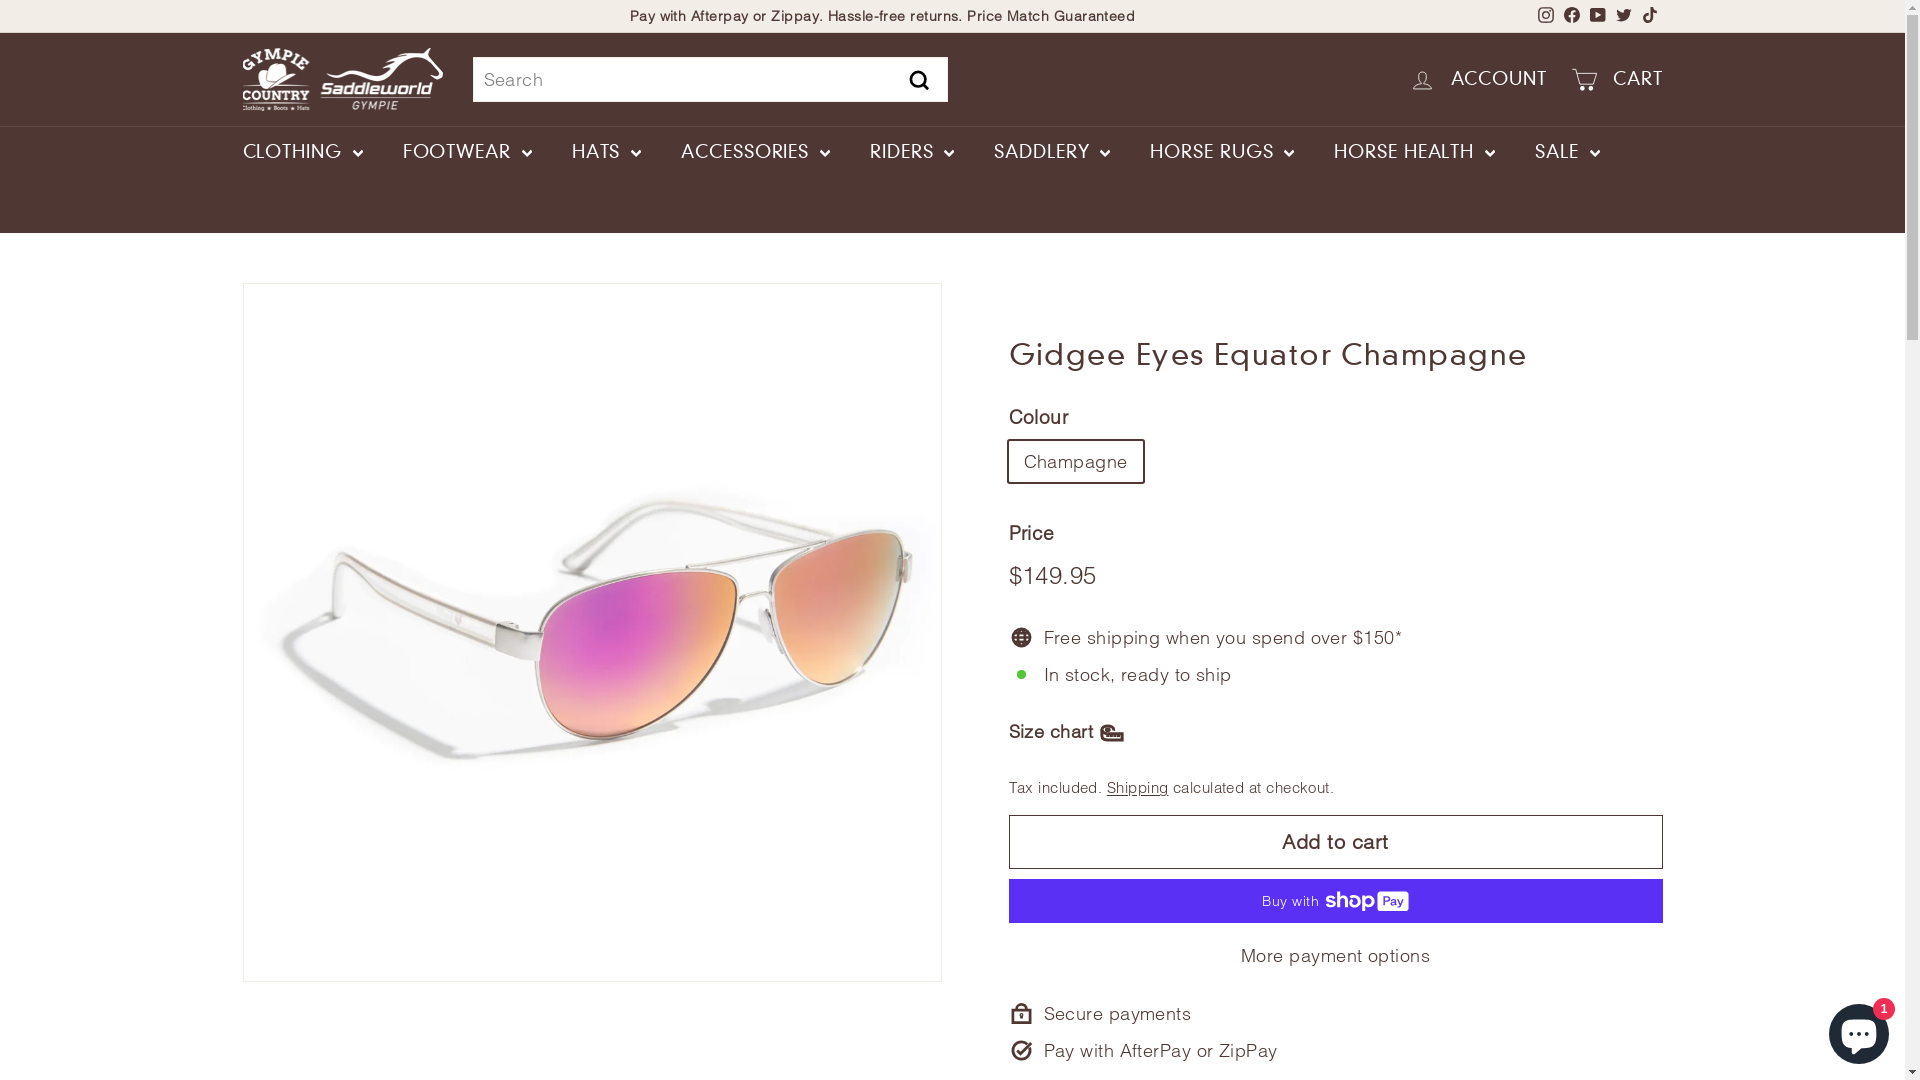  Describe the element at coordinates (1617, 78) in the screenshot. I see `'CART'` at that location.